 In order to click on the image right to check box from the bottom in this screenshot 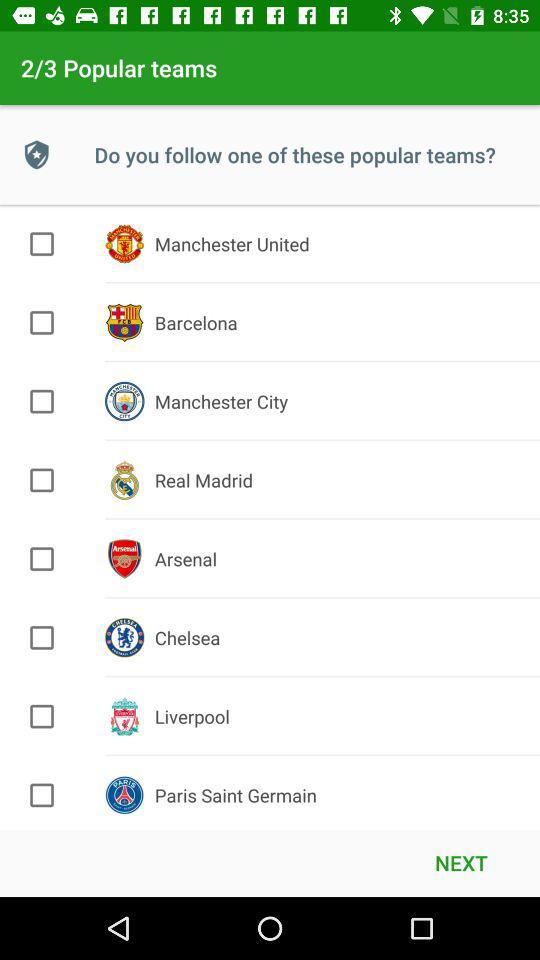, I will do `click(124, 795)`.